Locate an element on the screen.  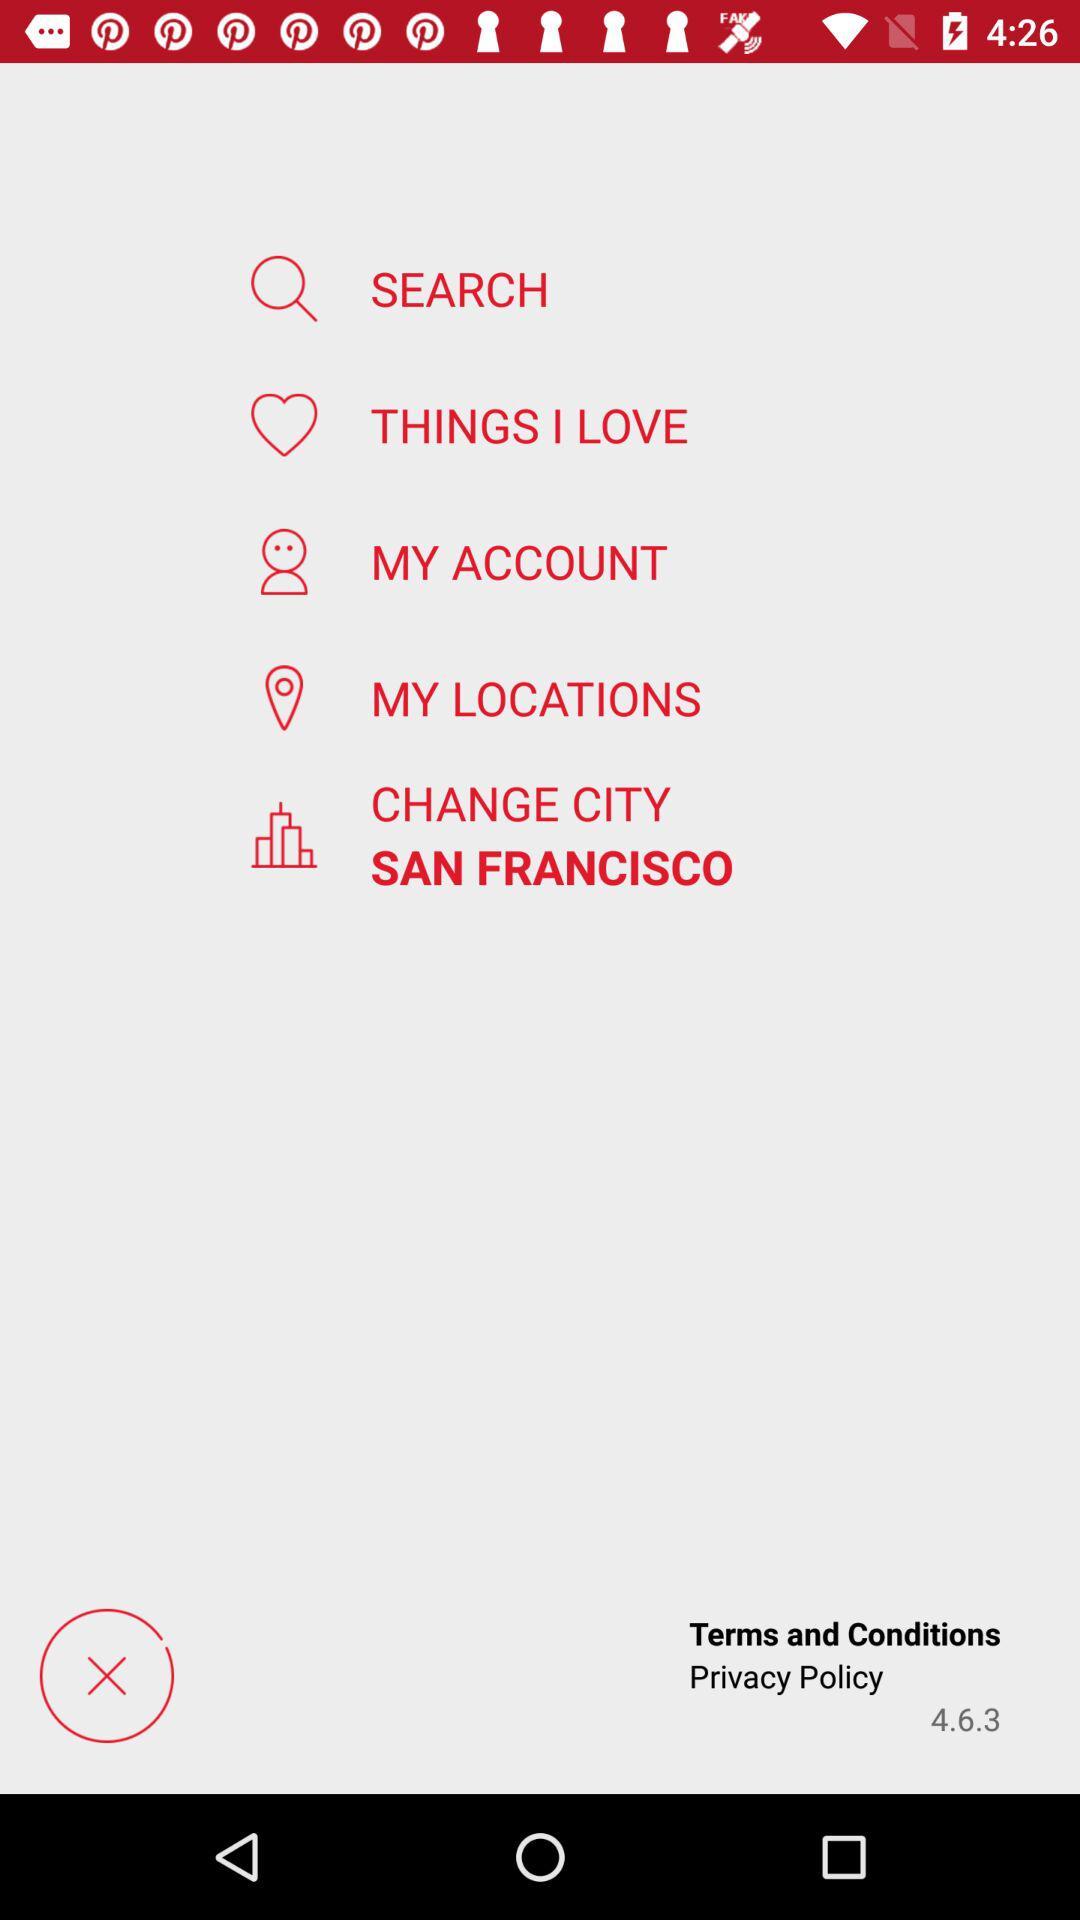
the 4.6.3 app is located at coordinates (964, 1717).